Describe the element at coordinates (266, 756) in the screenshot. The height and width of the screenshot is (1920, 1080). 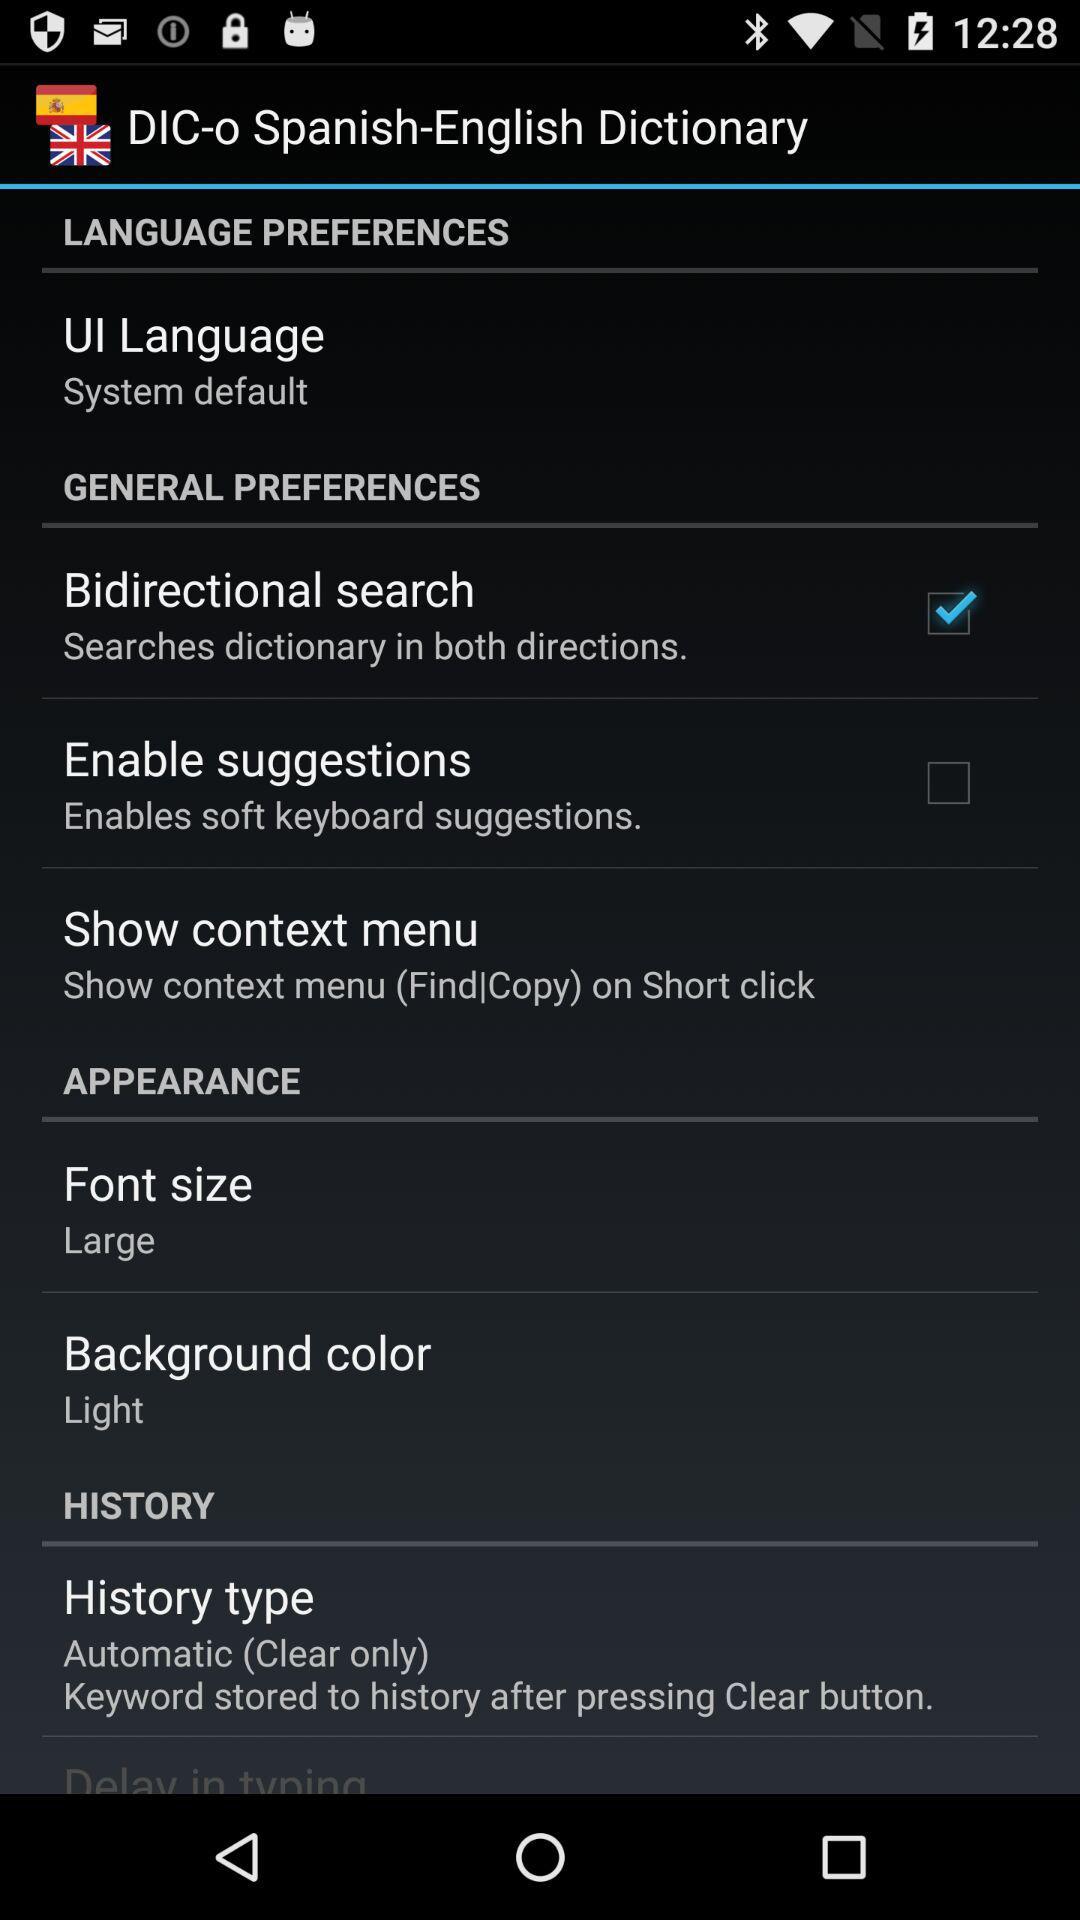
I see `the app below the searches dictionary in app` at that location.